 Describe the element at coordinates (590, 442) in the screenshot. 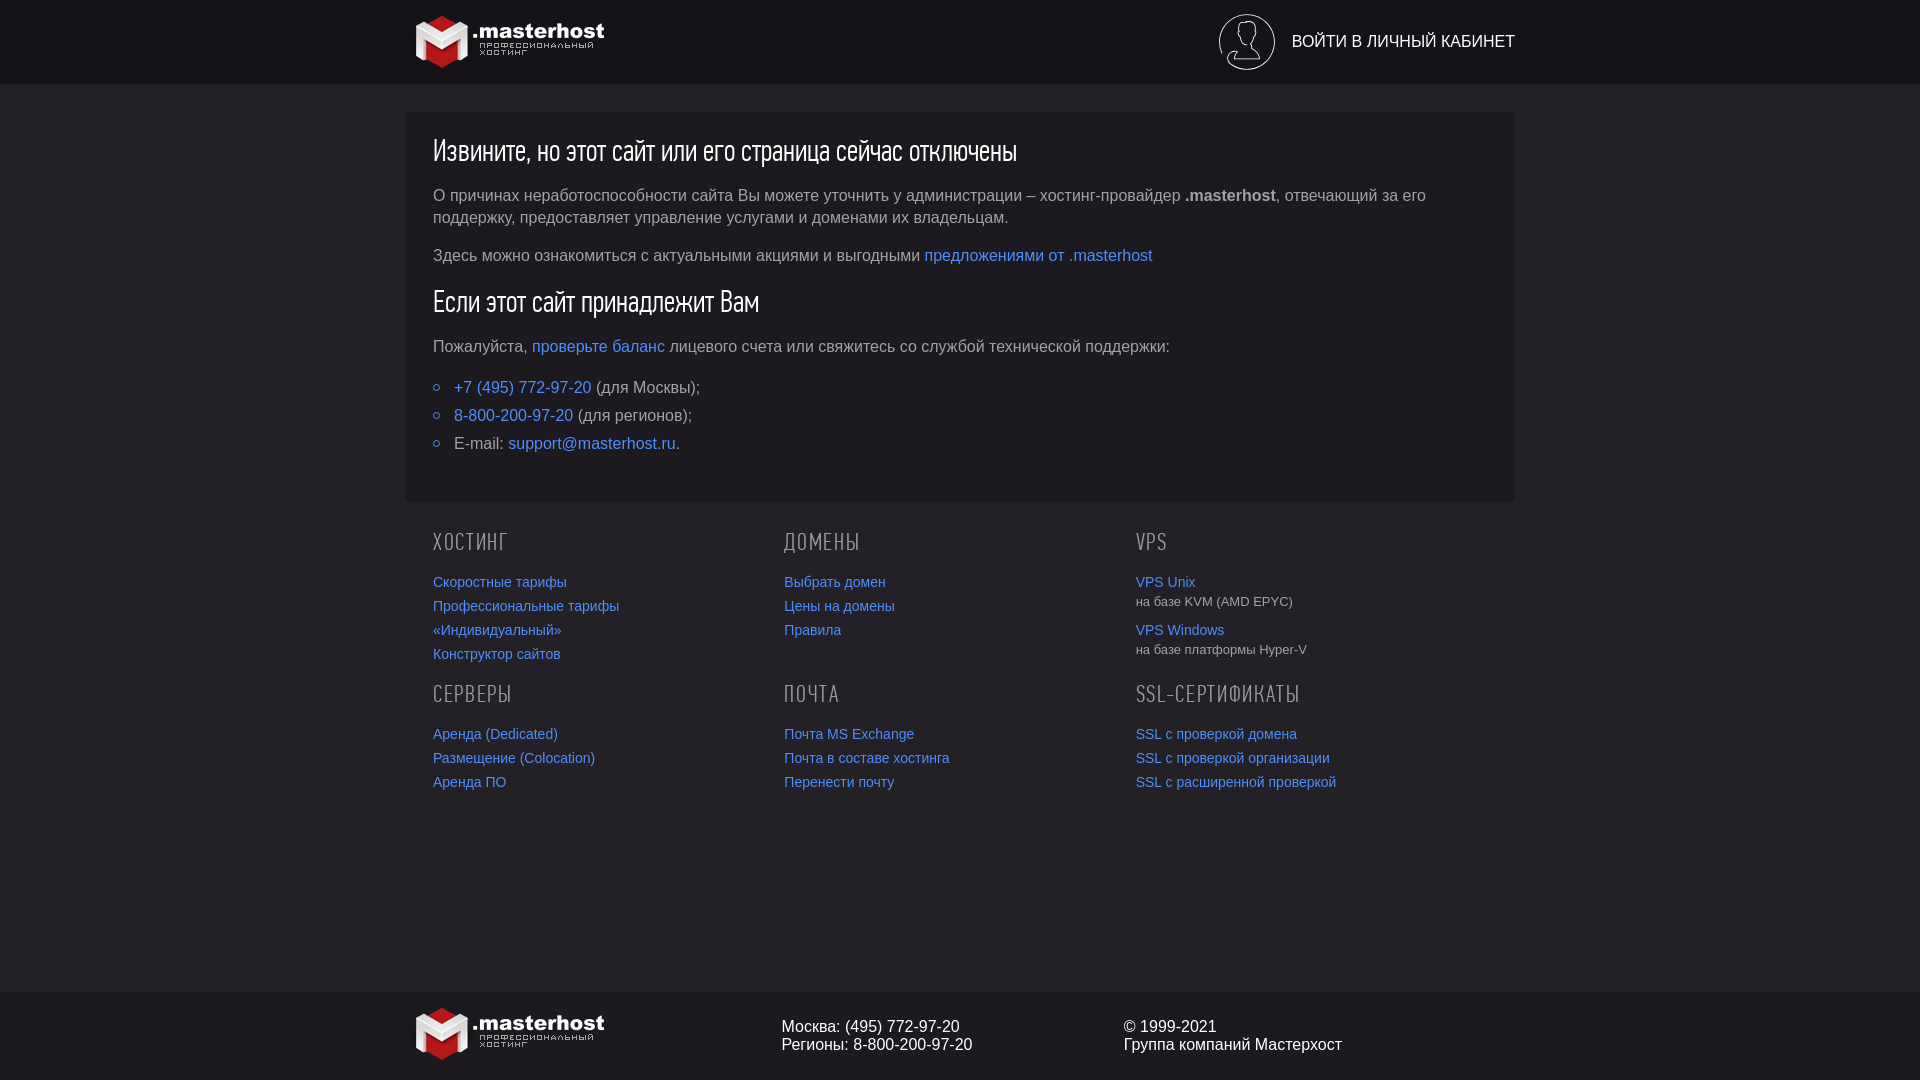

I see `'support@masterhost.ru'` at that location.